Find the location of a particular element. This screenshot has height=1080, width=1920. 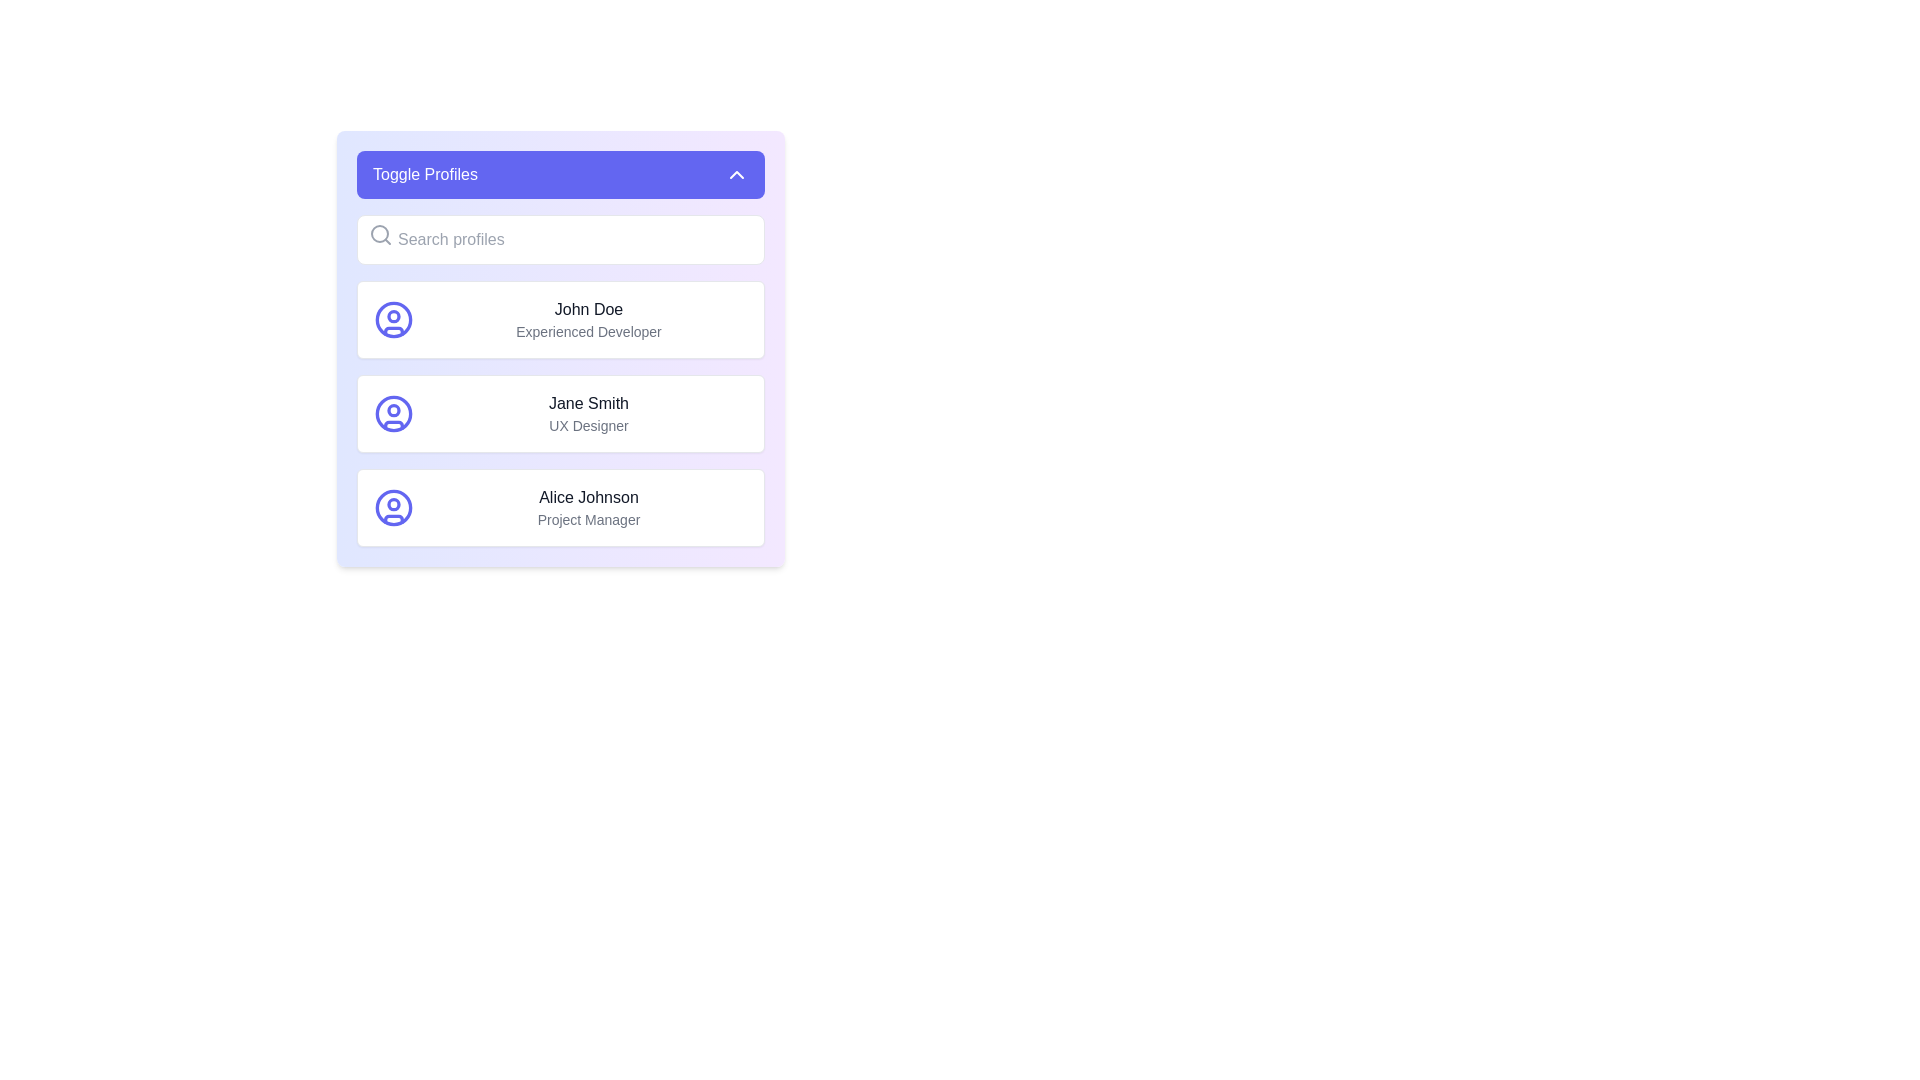

the text label displaying 'Jane Smith' as a profile identifier, which is located in the second card of a vertically arranged list of profile cards is located at coordinates (588, 412).